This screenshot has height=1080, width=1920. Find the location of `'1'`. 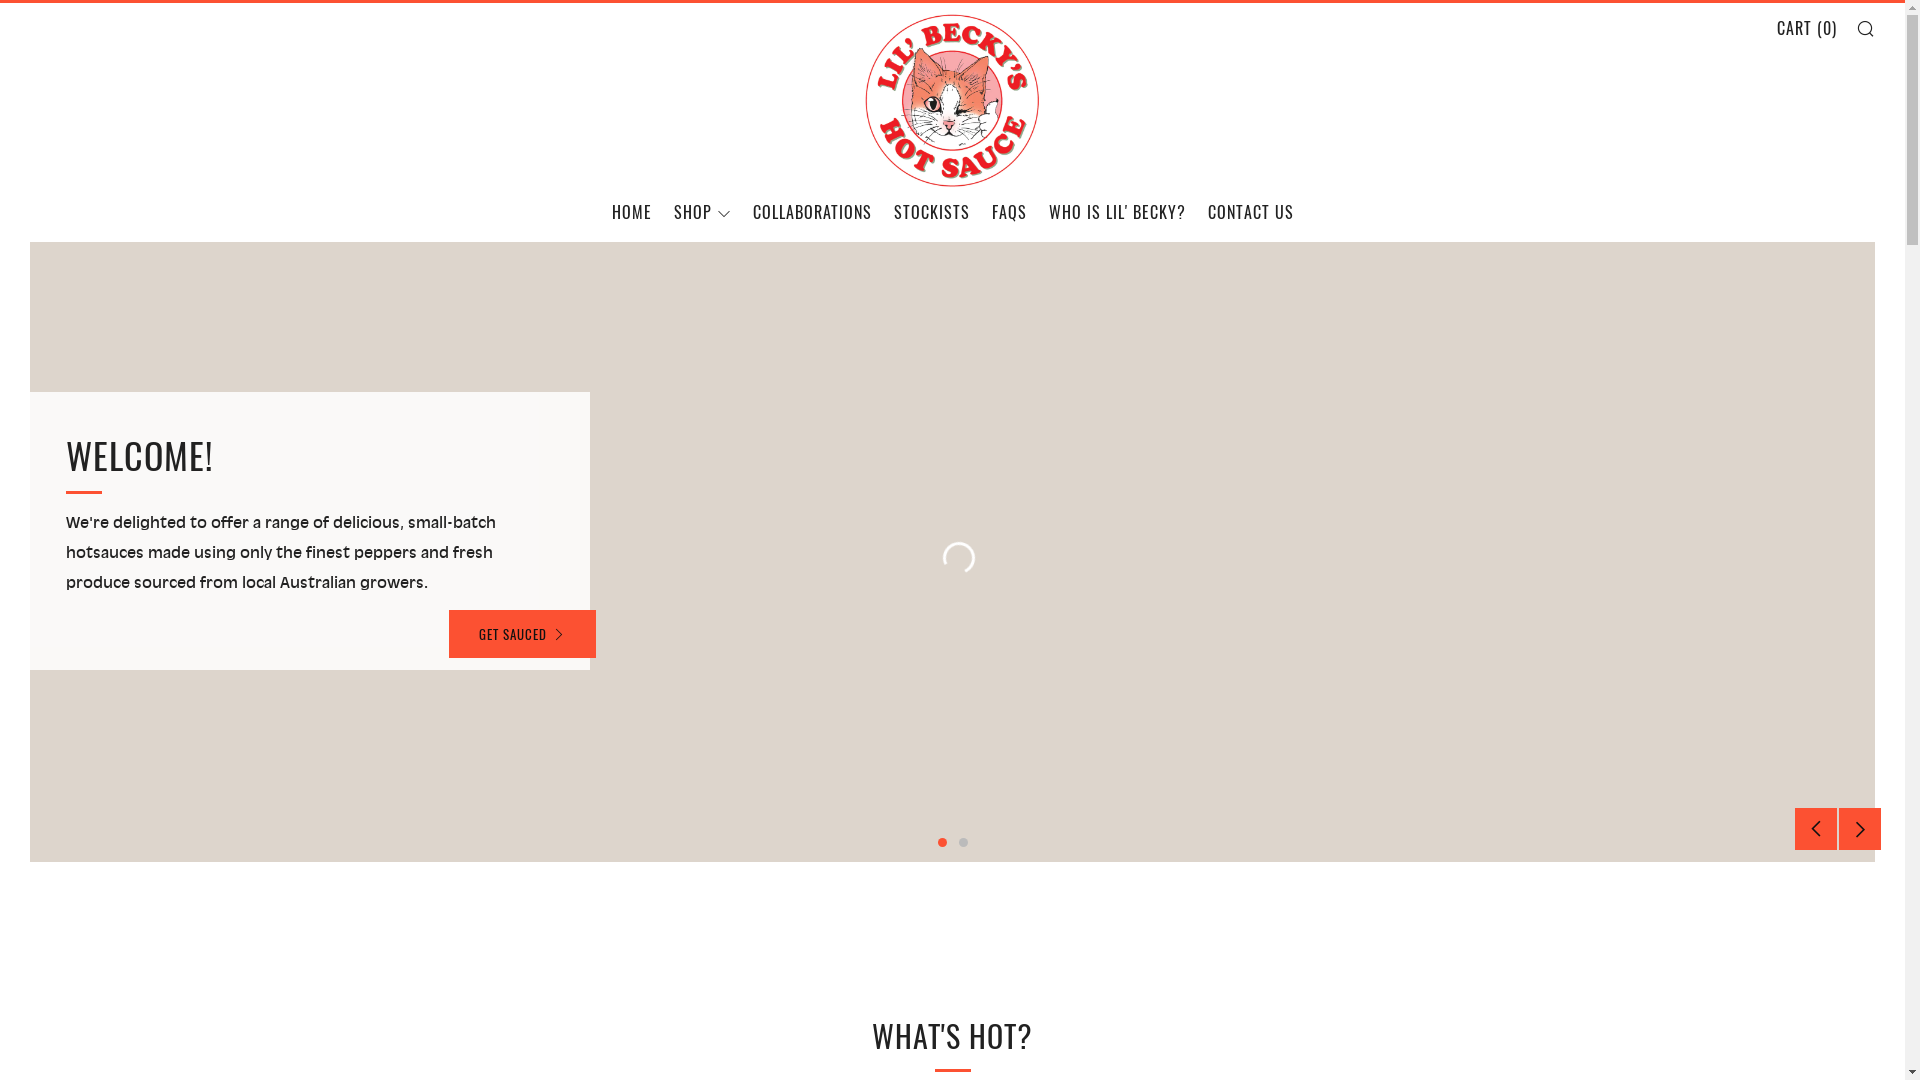

'1' is located at coordinates (936, 842).